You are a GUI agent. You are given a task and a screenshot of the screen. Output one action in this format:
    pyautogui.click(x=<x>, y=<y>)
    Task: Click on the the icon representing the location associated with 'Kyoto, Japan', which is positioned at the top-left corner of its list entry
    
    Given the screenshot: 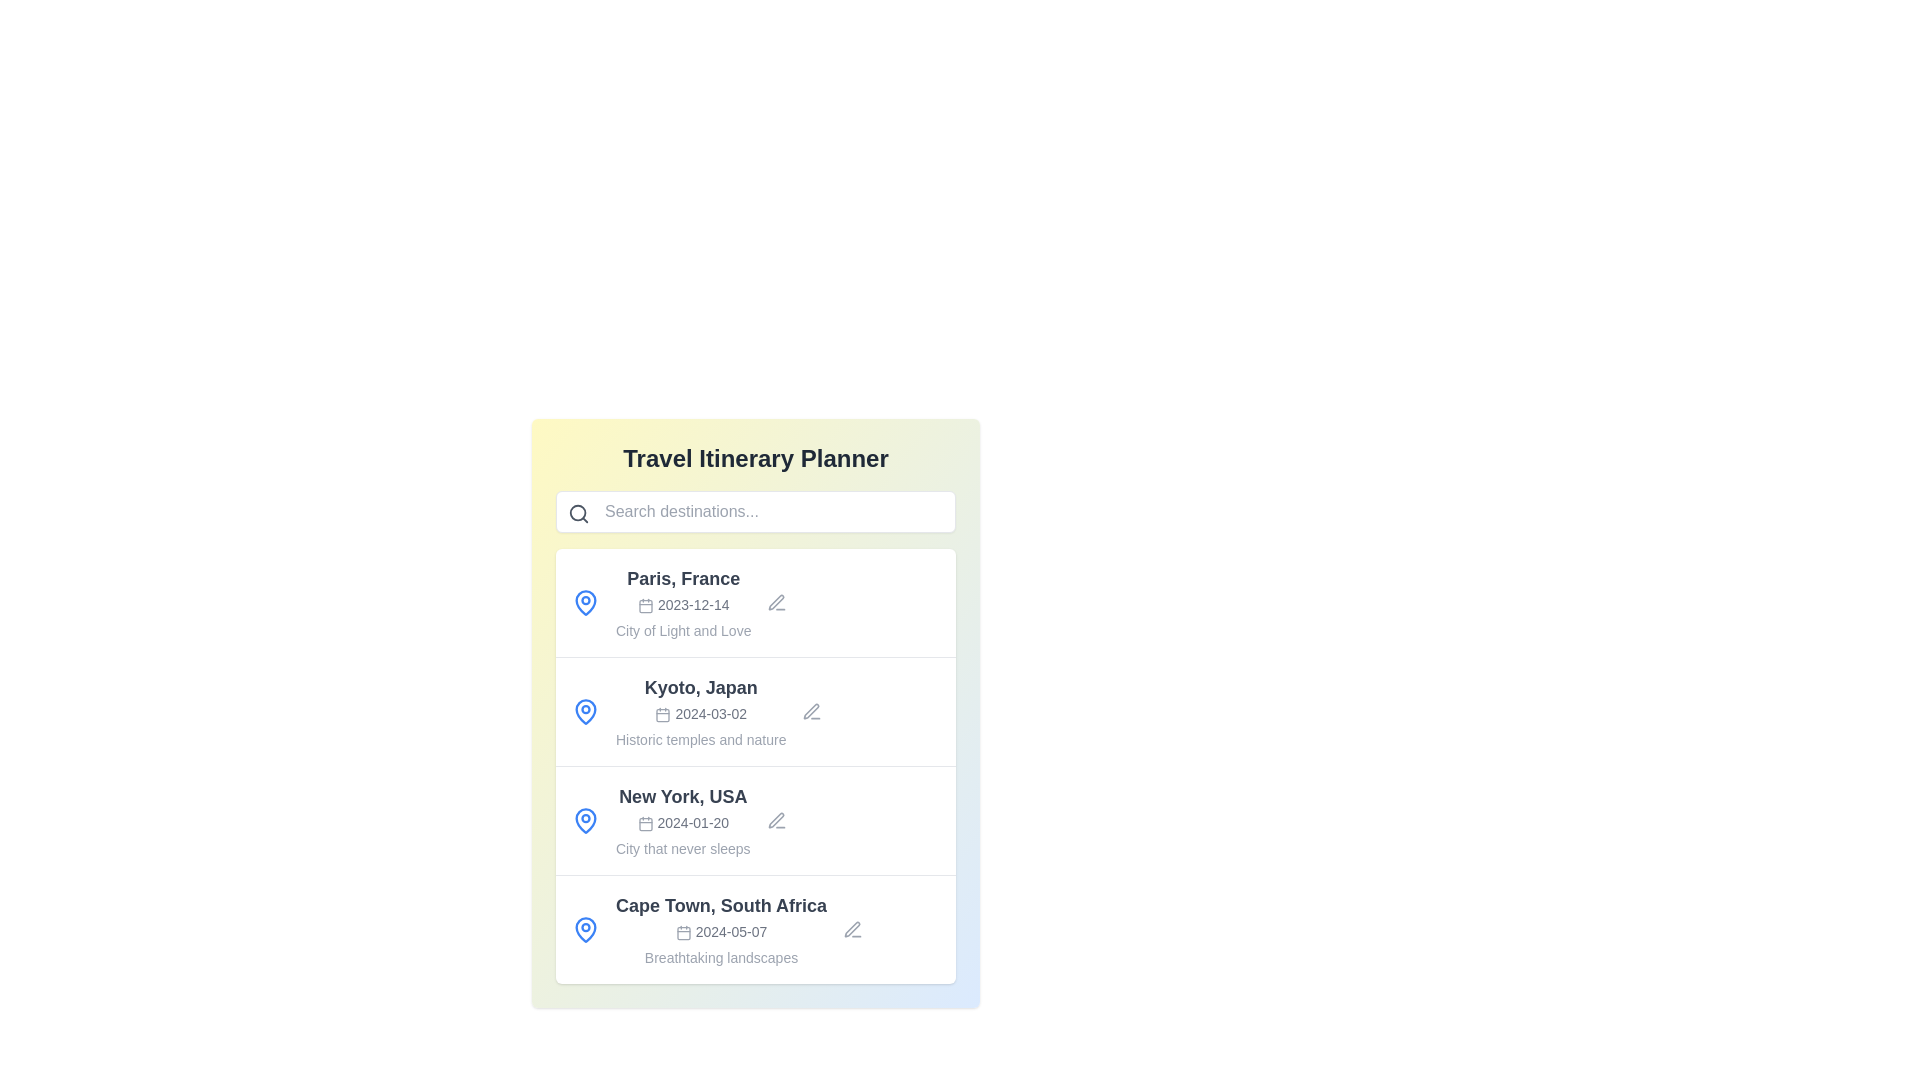 What is the action you would take?
    pyautogui.click(x=584, y=711)
    